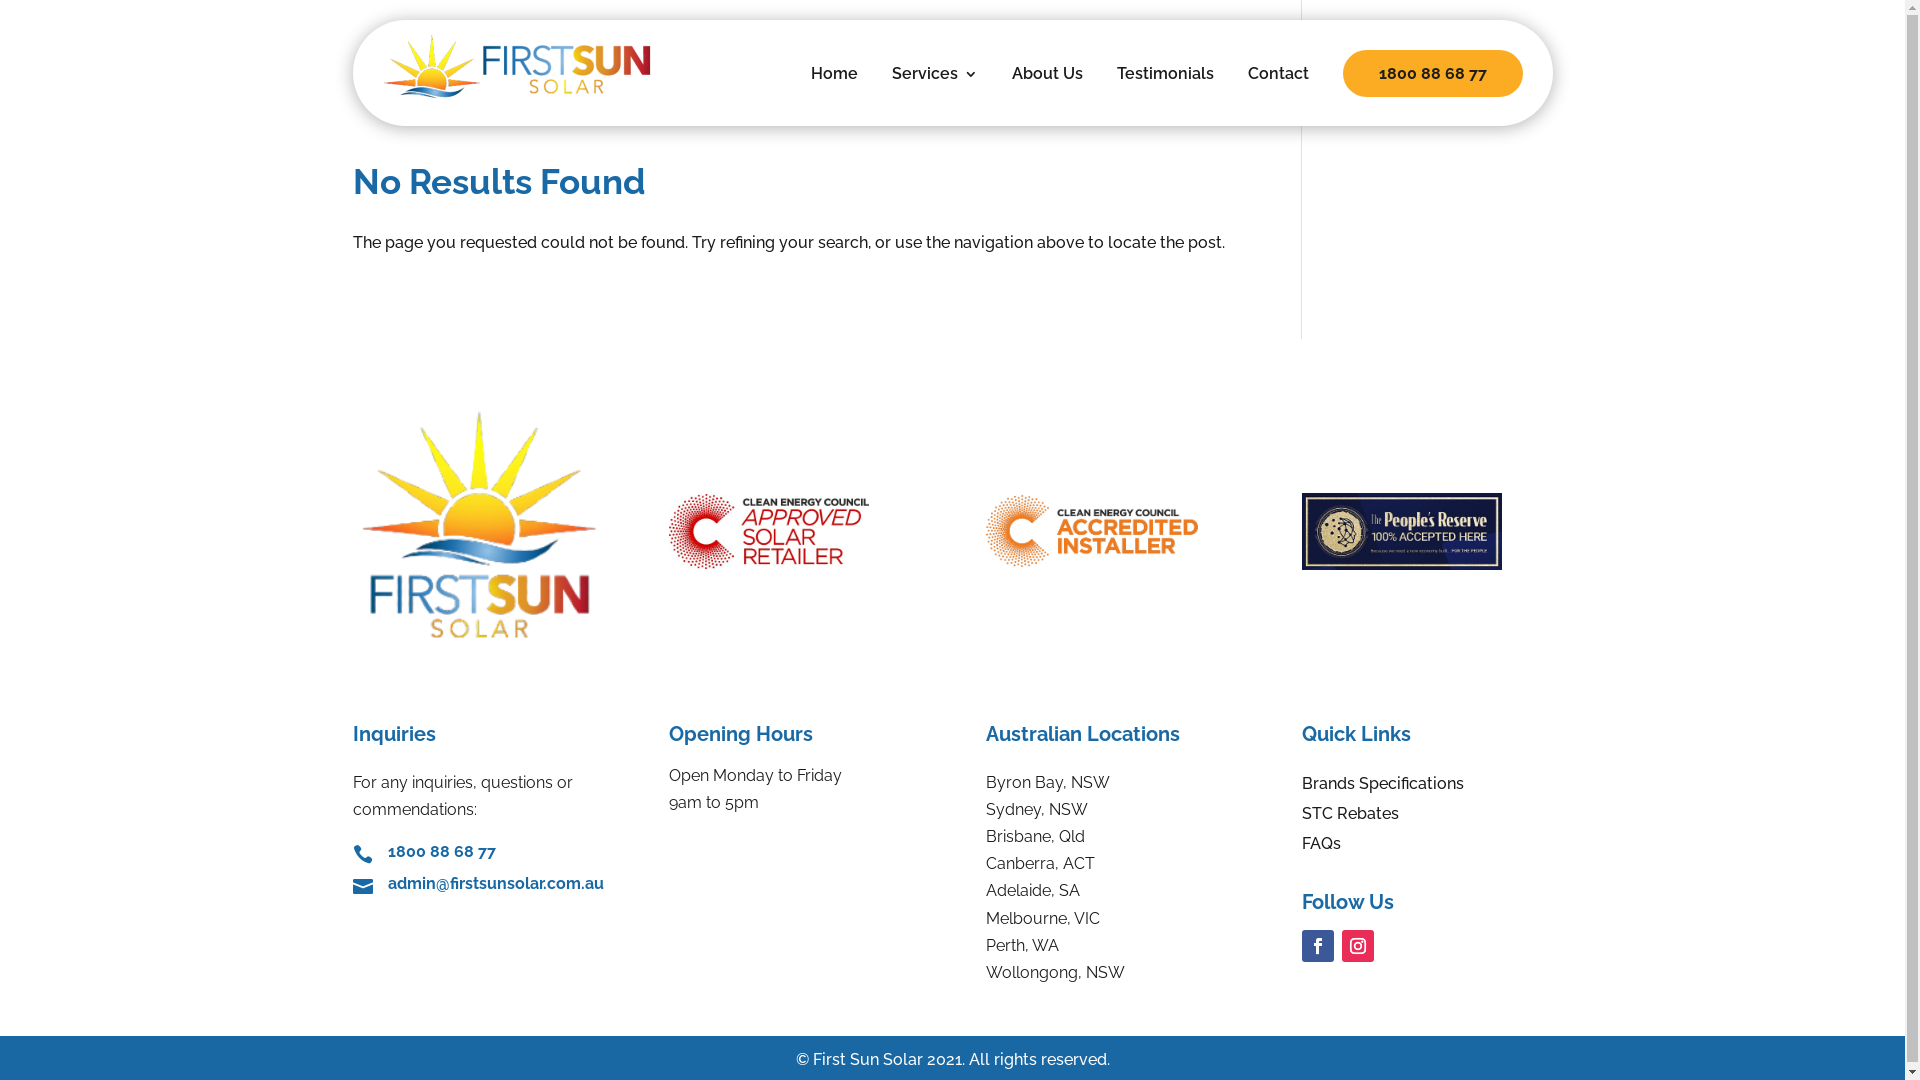 The width and height of the screenshot is (1920, 1080). Describe the element at coordinates (1318, 945) in the screenshot. I see `'Follow on Facebook'` at that location.